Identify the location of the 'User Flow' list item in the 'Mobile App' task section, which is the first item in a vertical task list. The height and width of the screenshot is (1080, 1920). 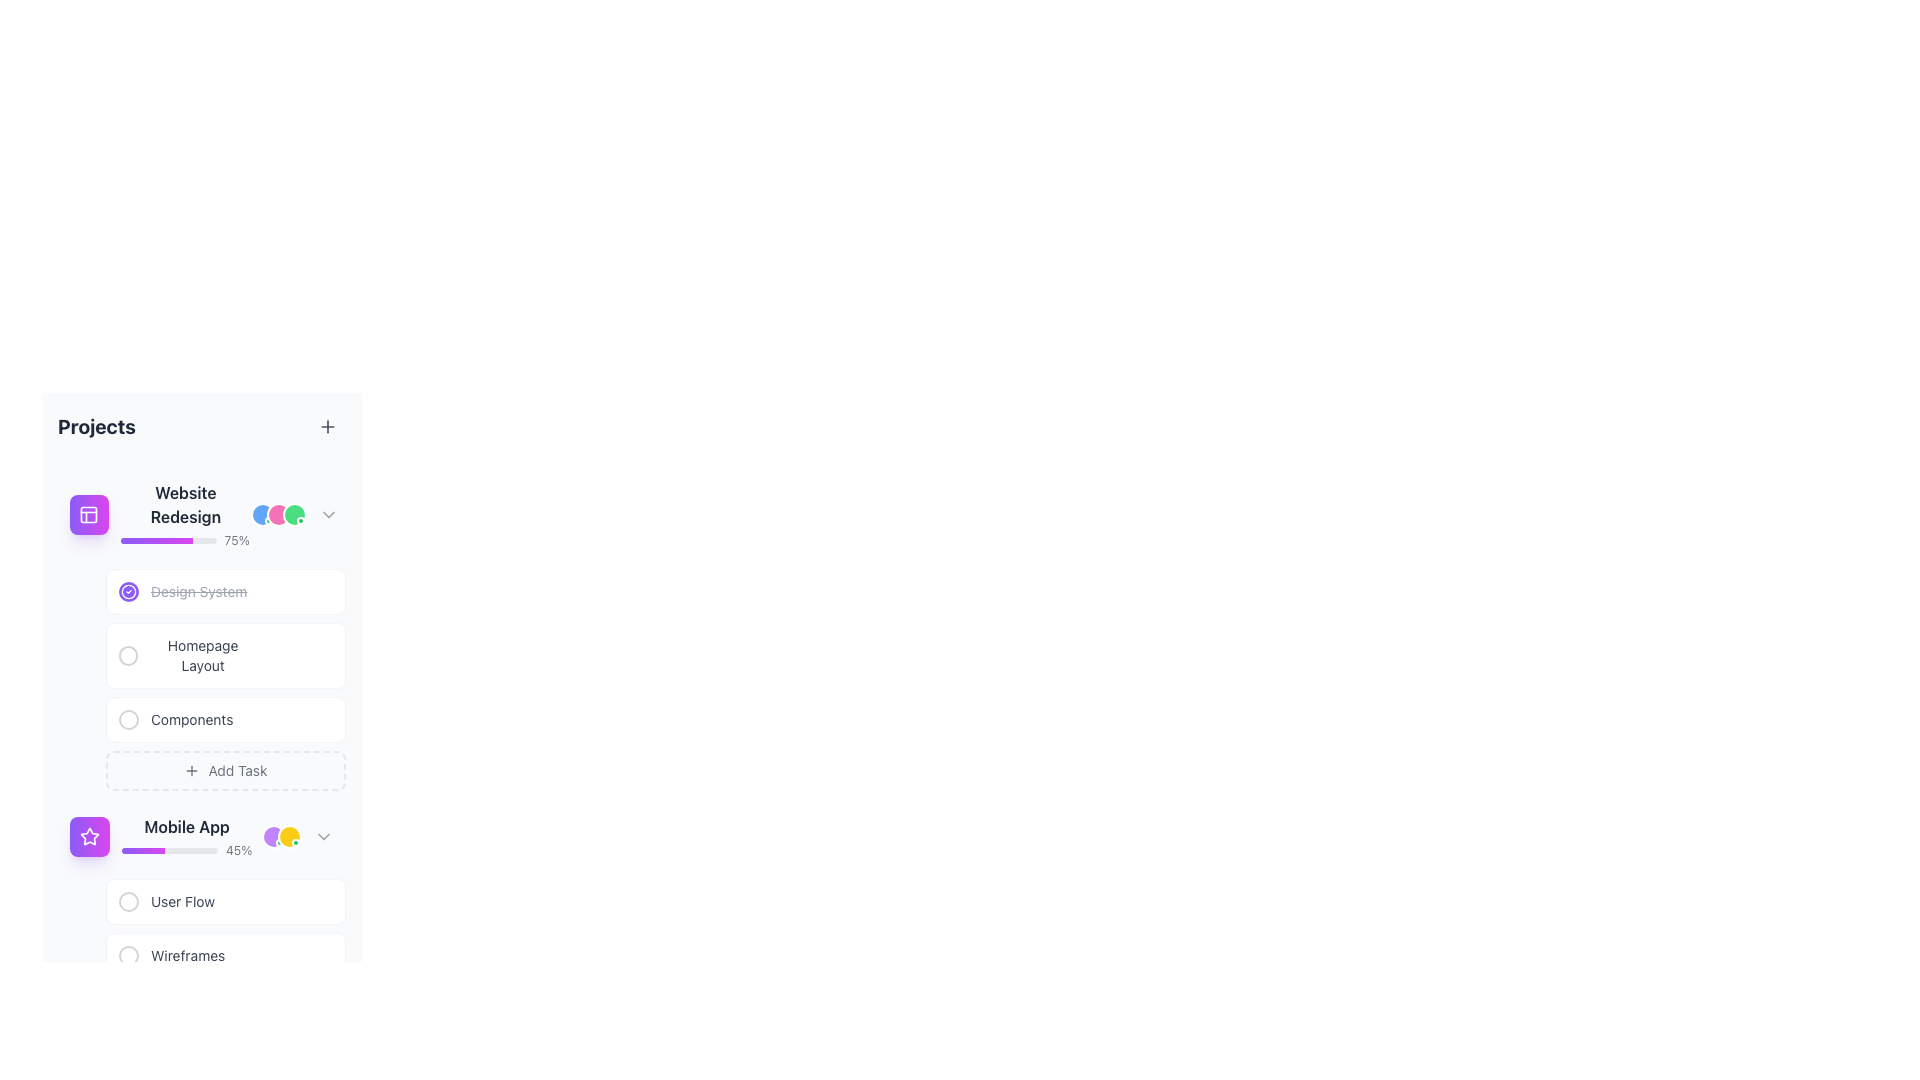
(167, 902).